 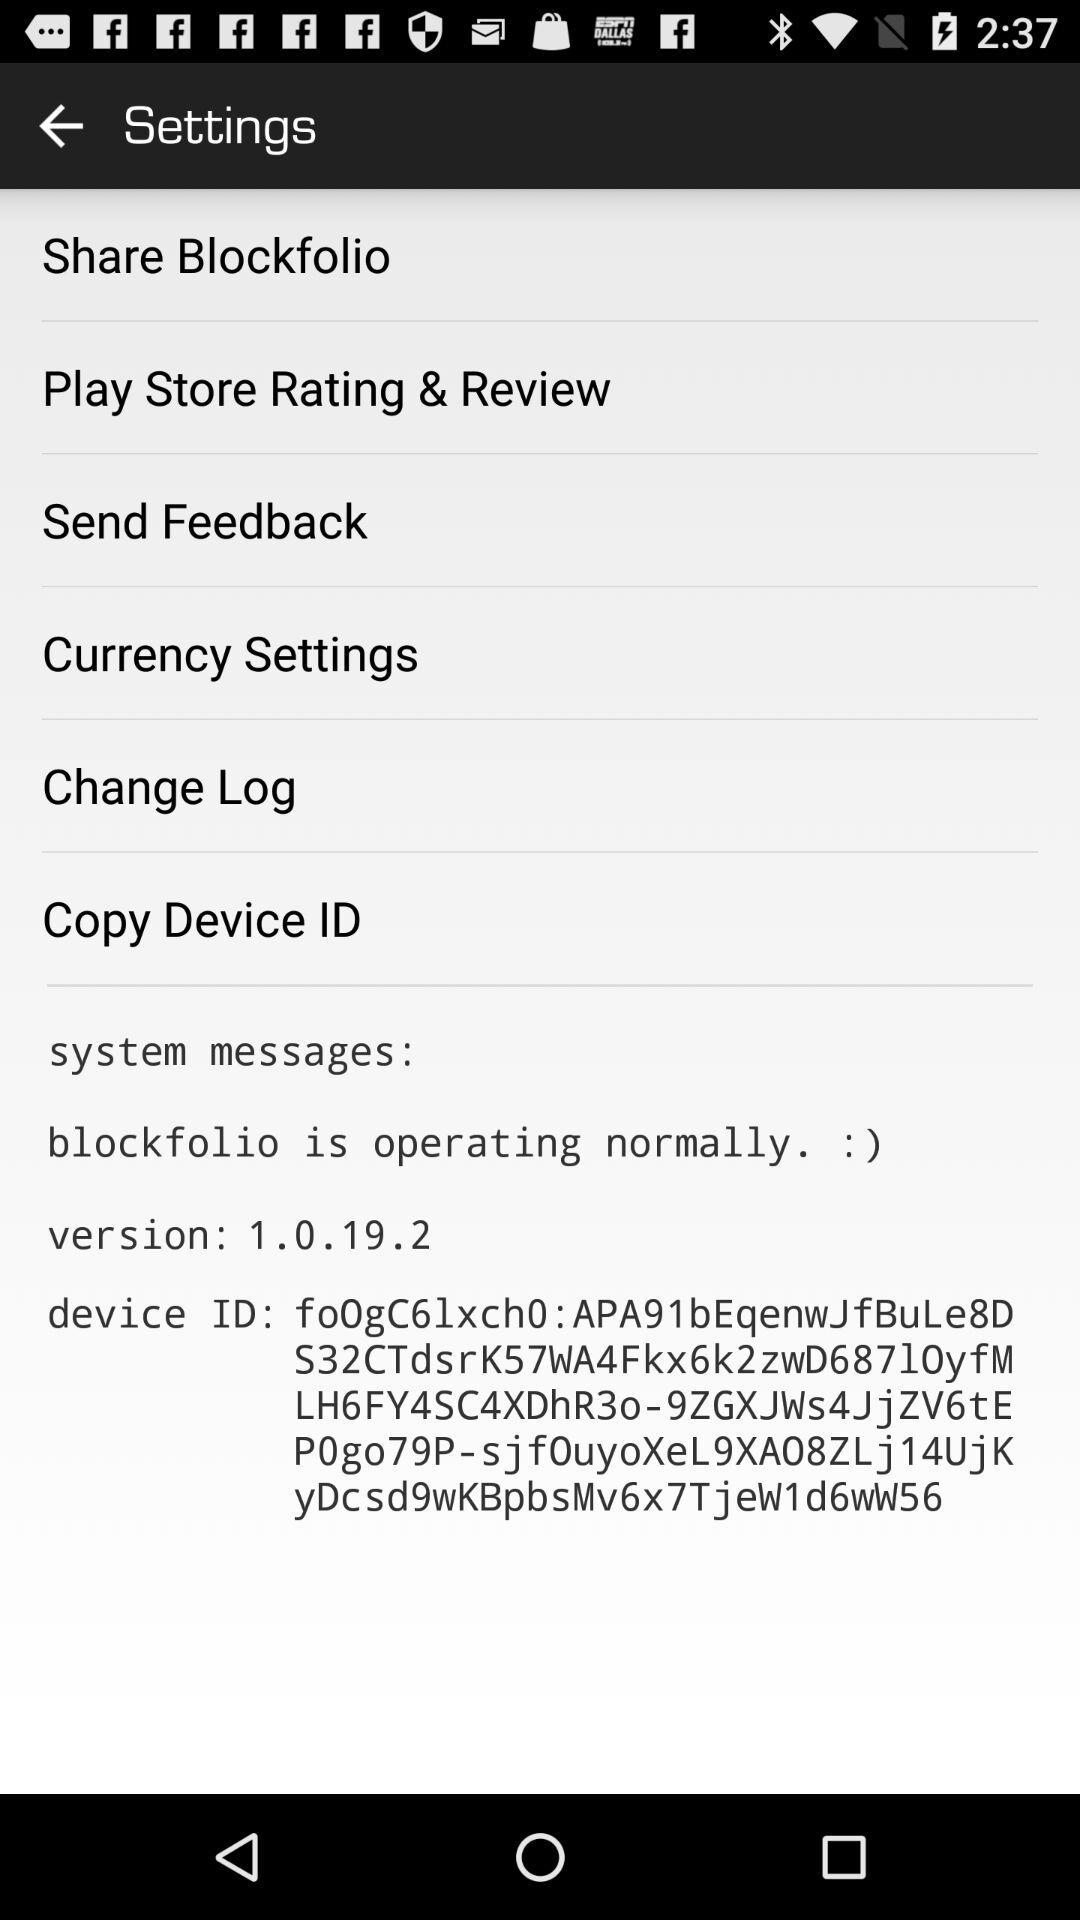 I want to click on the item above change log app, so click(x=229, y=652).